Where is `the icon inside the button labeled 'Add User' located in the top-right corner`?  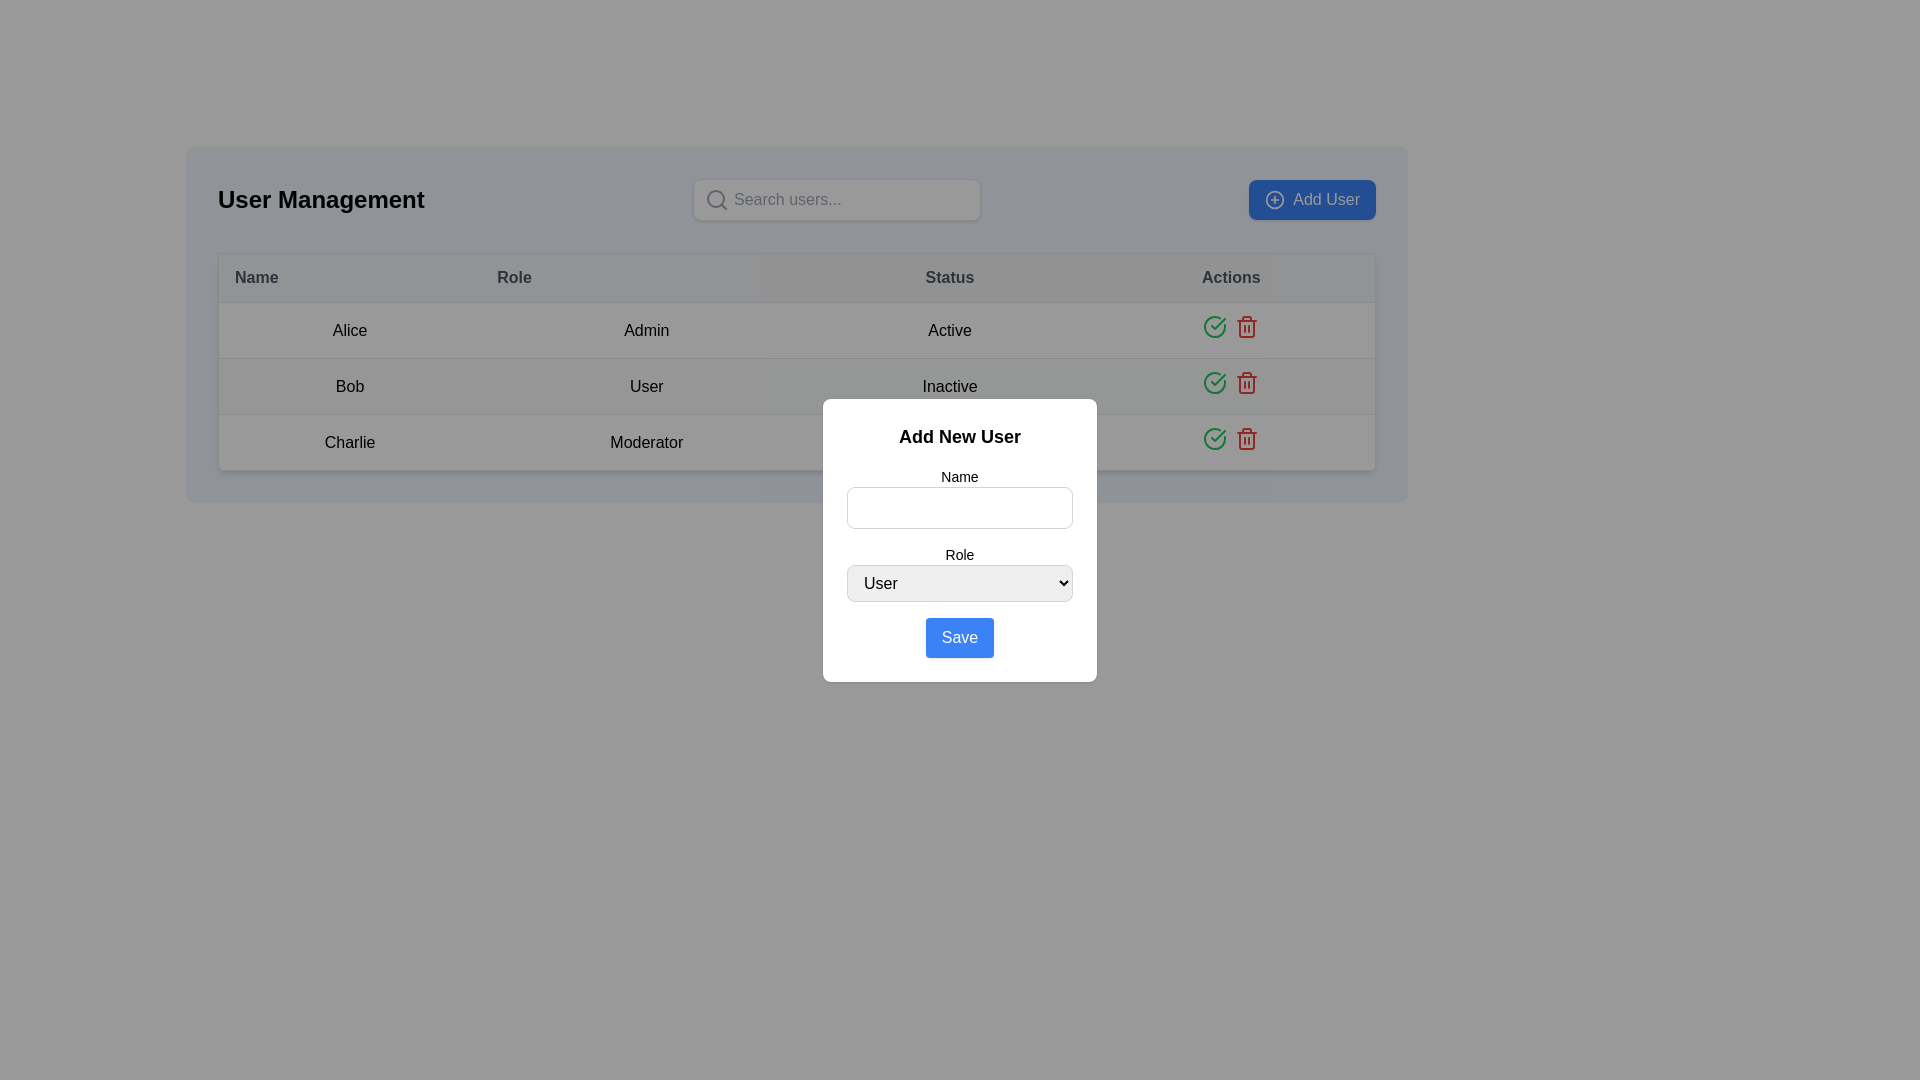
the icon inside the button labeled 'Add User' located in the top-right corner is located at coordinates (1274, 200).